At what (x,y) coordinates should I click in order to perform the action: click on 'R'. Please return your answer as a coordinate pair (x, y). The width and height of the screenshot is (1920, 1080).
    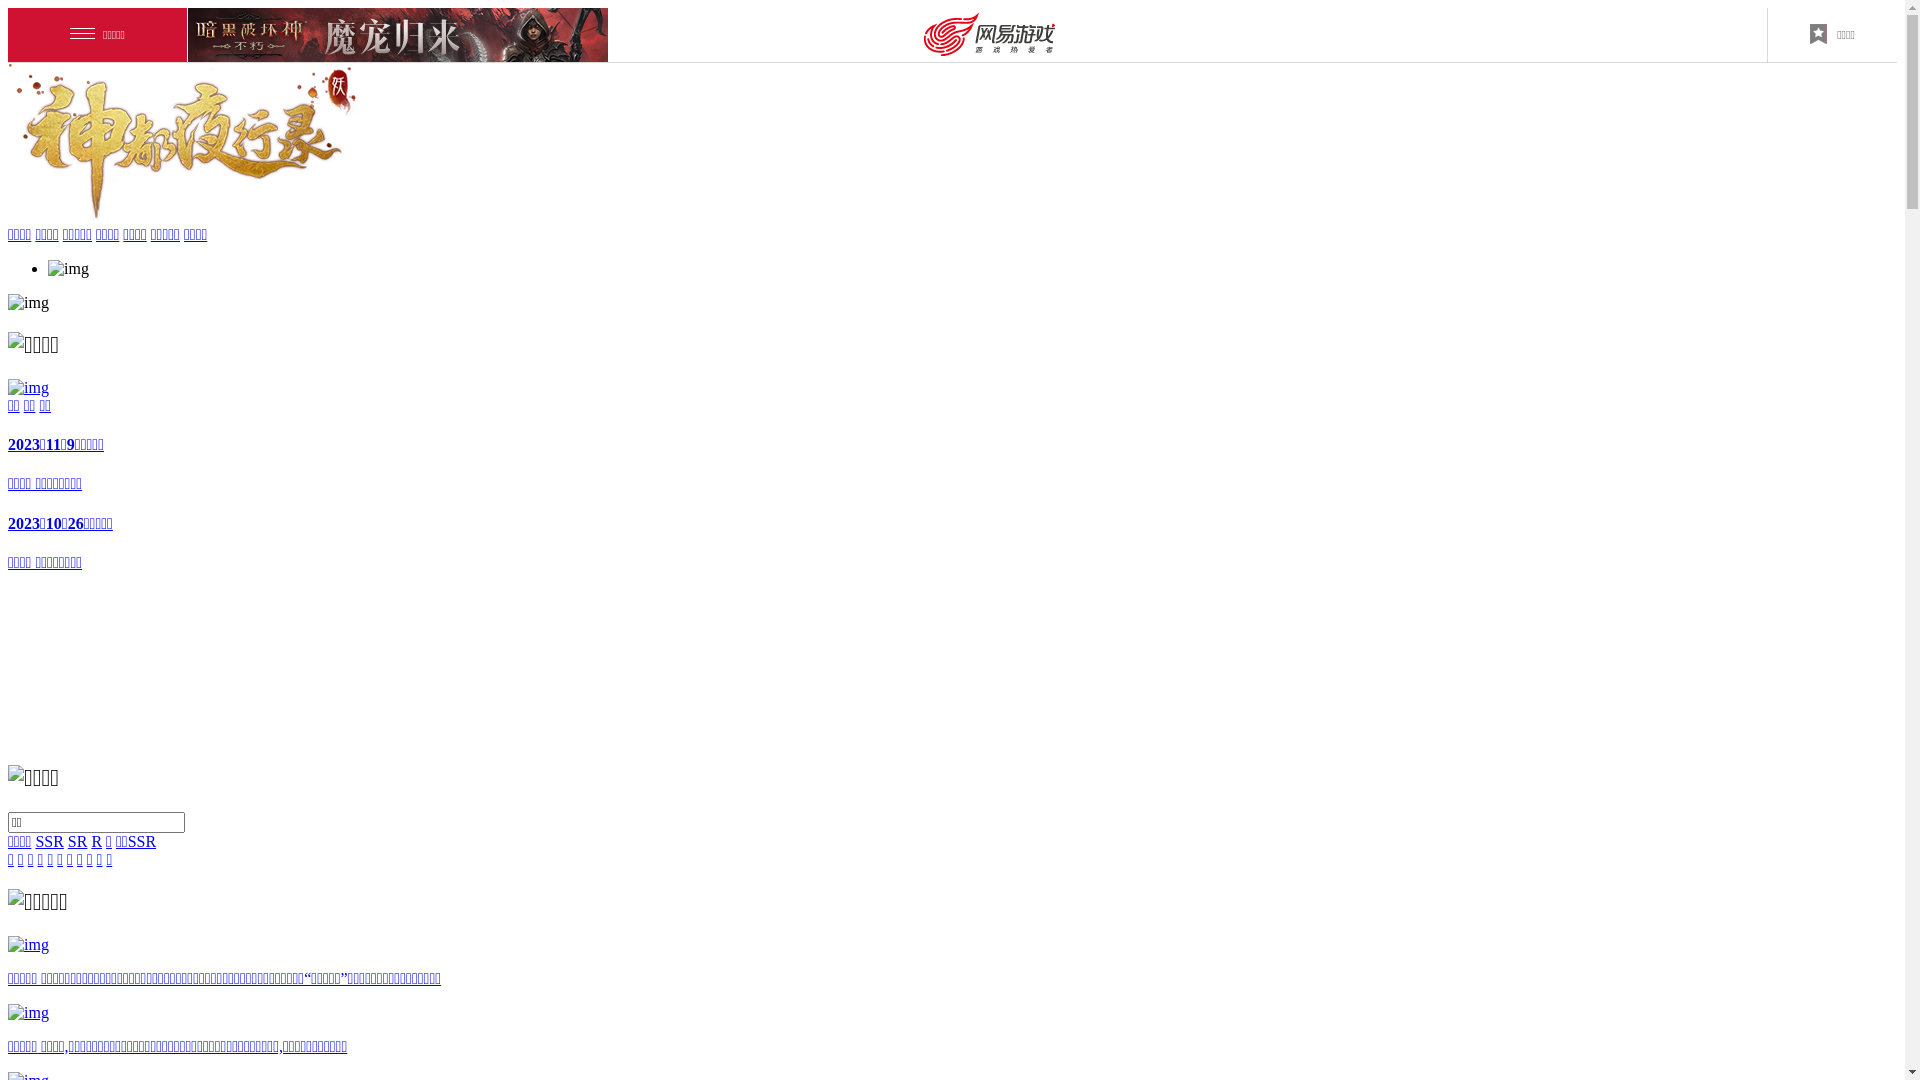
    Looking at the image, I should click on (90, 841).